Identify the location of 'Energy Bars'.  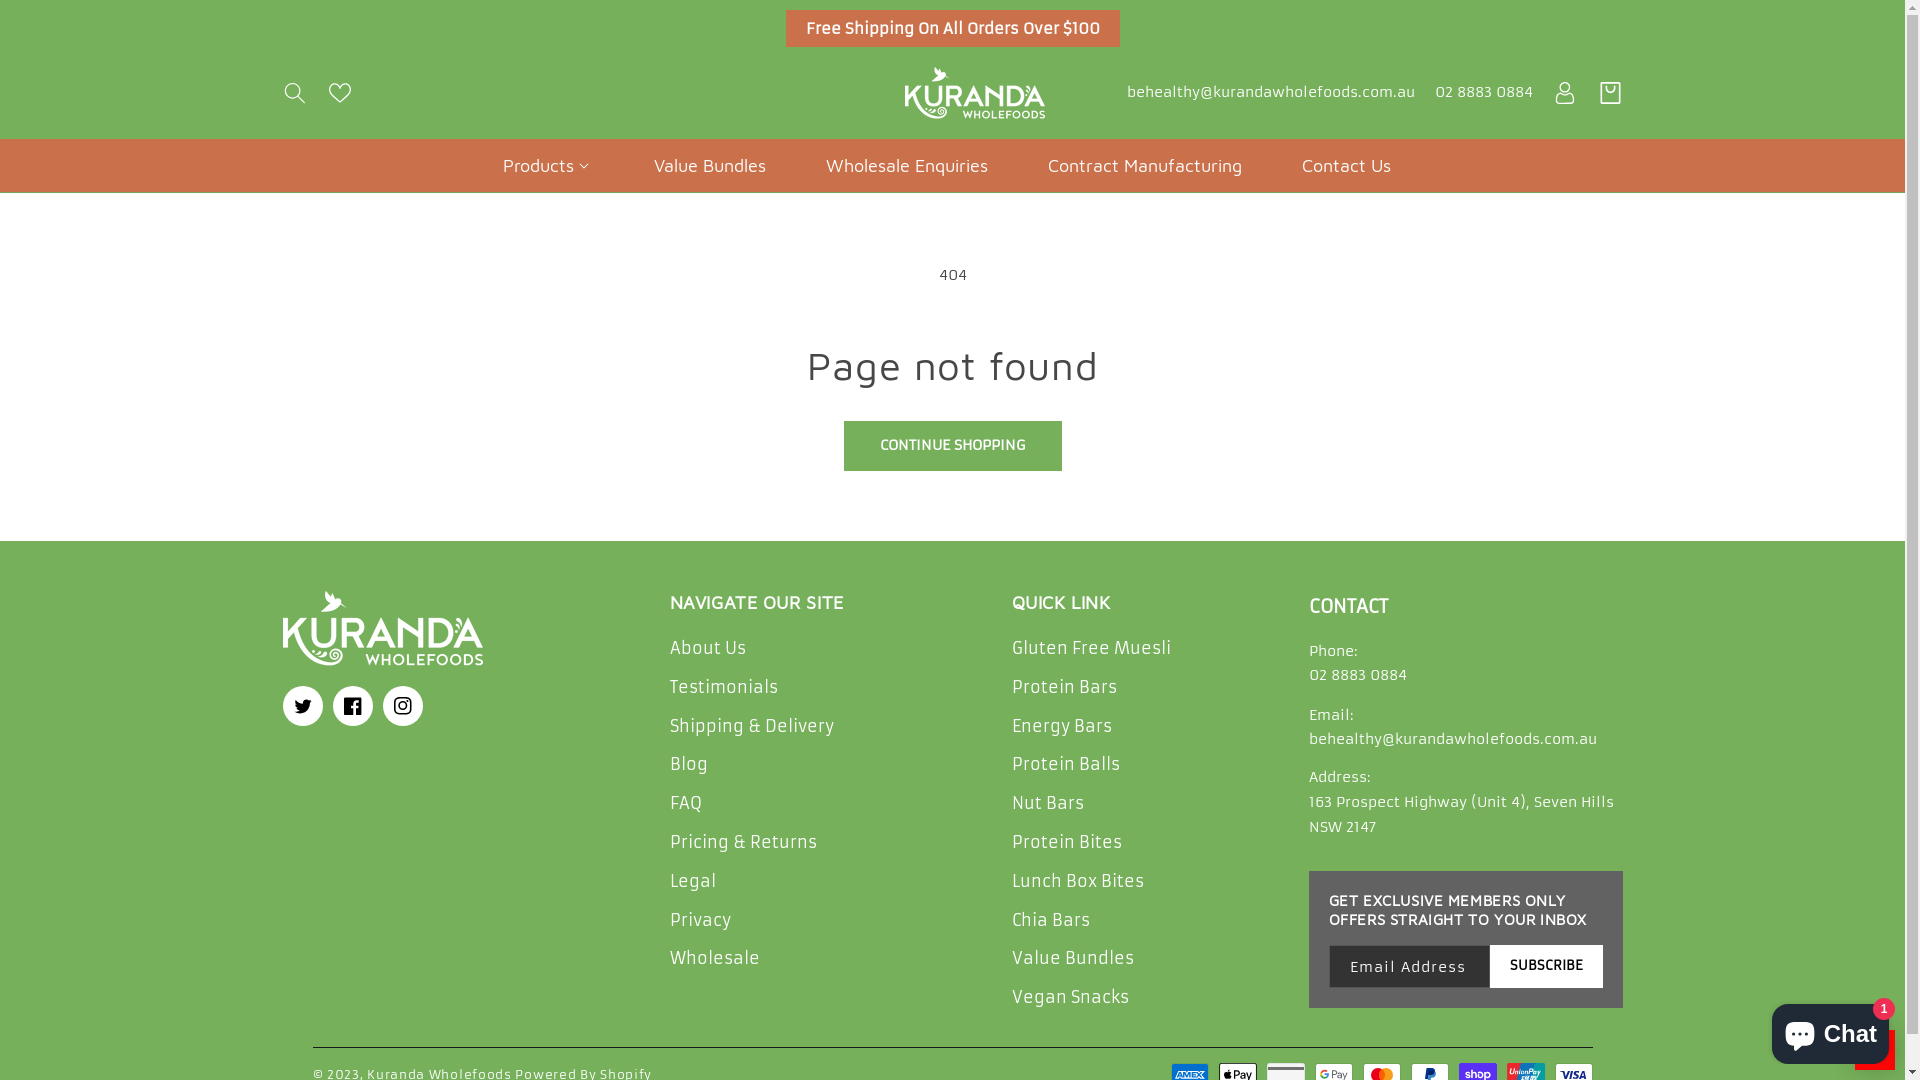
(1060, 726).